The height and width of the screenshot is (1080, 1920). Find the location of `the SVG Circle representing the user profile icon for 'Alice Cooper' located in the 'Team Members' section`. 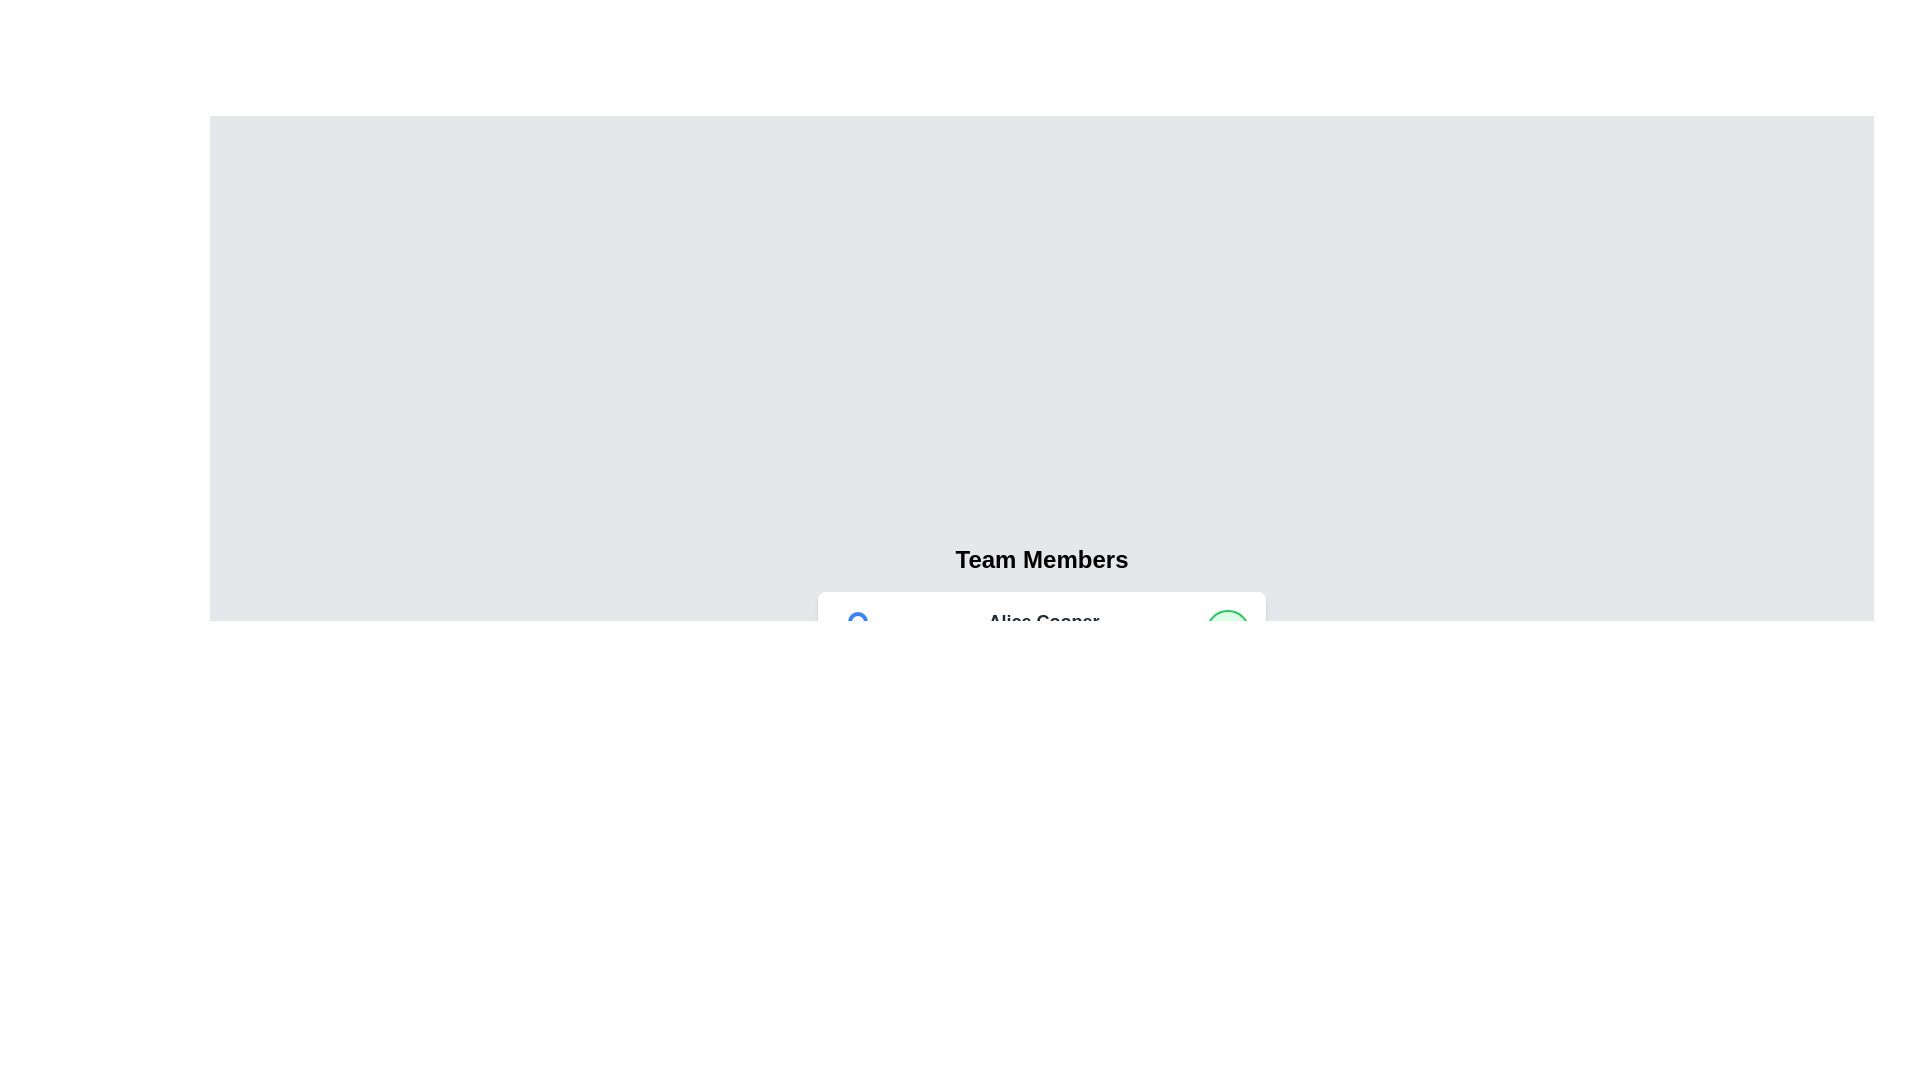

the SVG Circle representing the user profile icon for 'Alice Cooper' located in the 'Team Members' section is located at coordinates (858, 620).